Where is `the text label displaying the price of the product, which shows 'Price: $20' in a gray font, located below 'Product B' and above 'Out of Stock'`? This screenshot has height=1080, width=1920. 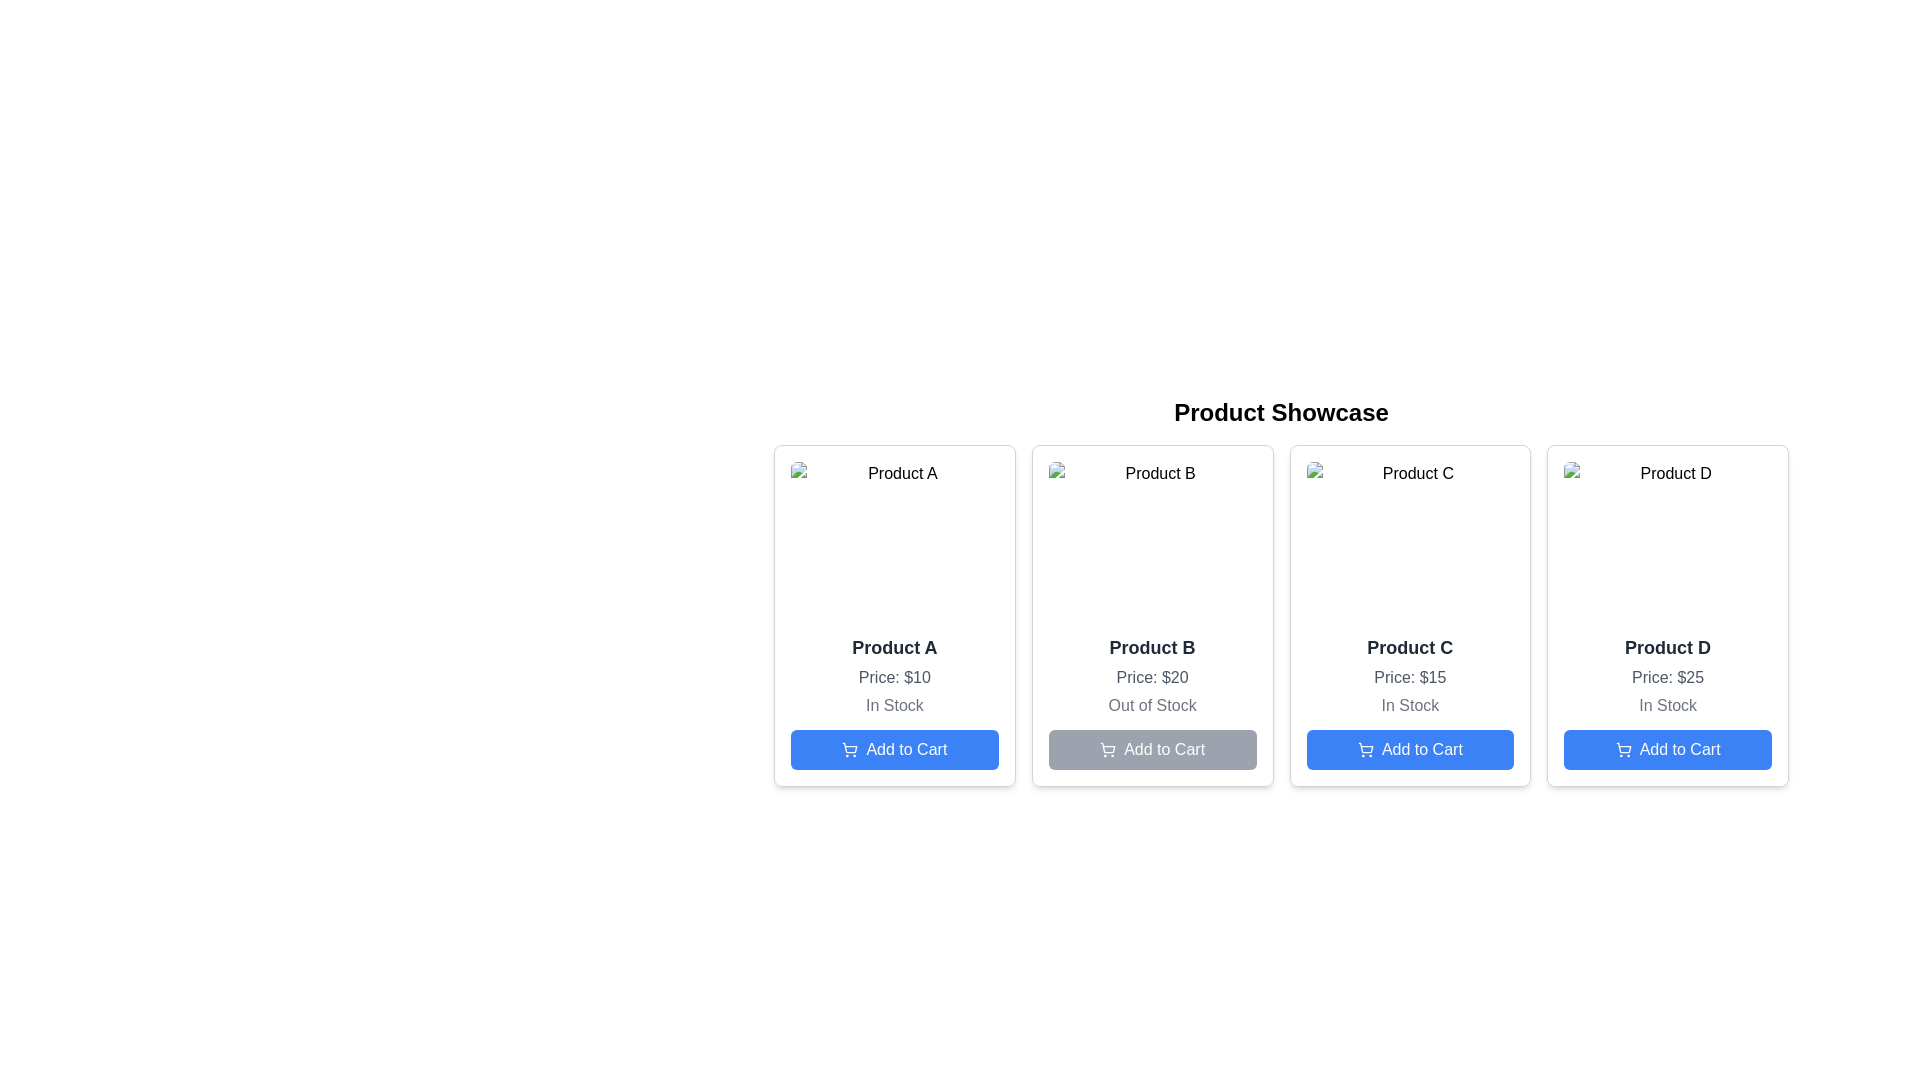
the text label displaying the price of the product, which shows 'Price: $20' in a gray font, located below 'Product B' and above 'Out of Stock' is located at coordinates (1152, 677).